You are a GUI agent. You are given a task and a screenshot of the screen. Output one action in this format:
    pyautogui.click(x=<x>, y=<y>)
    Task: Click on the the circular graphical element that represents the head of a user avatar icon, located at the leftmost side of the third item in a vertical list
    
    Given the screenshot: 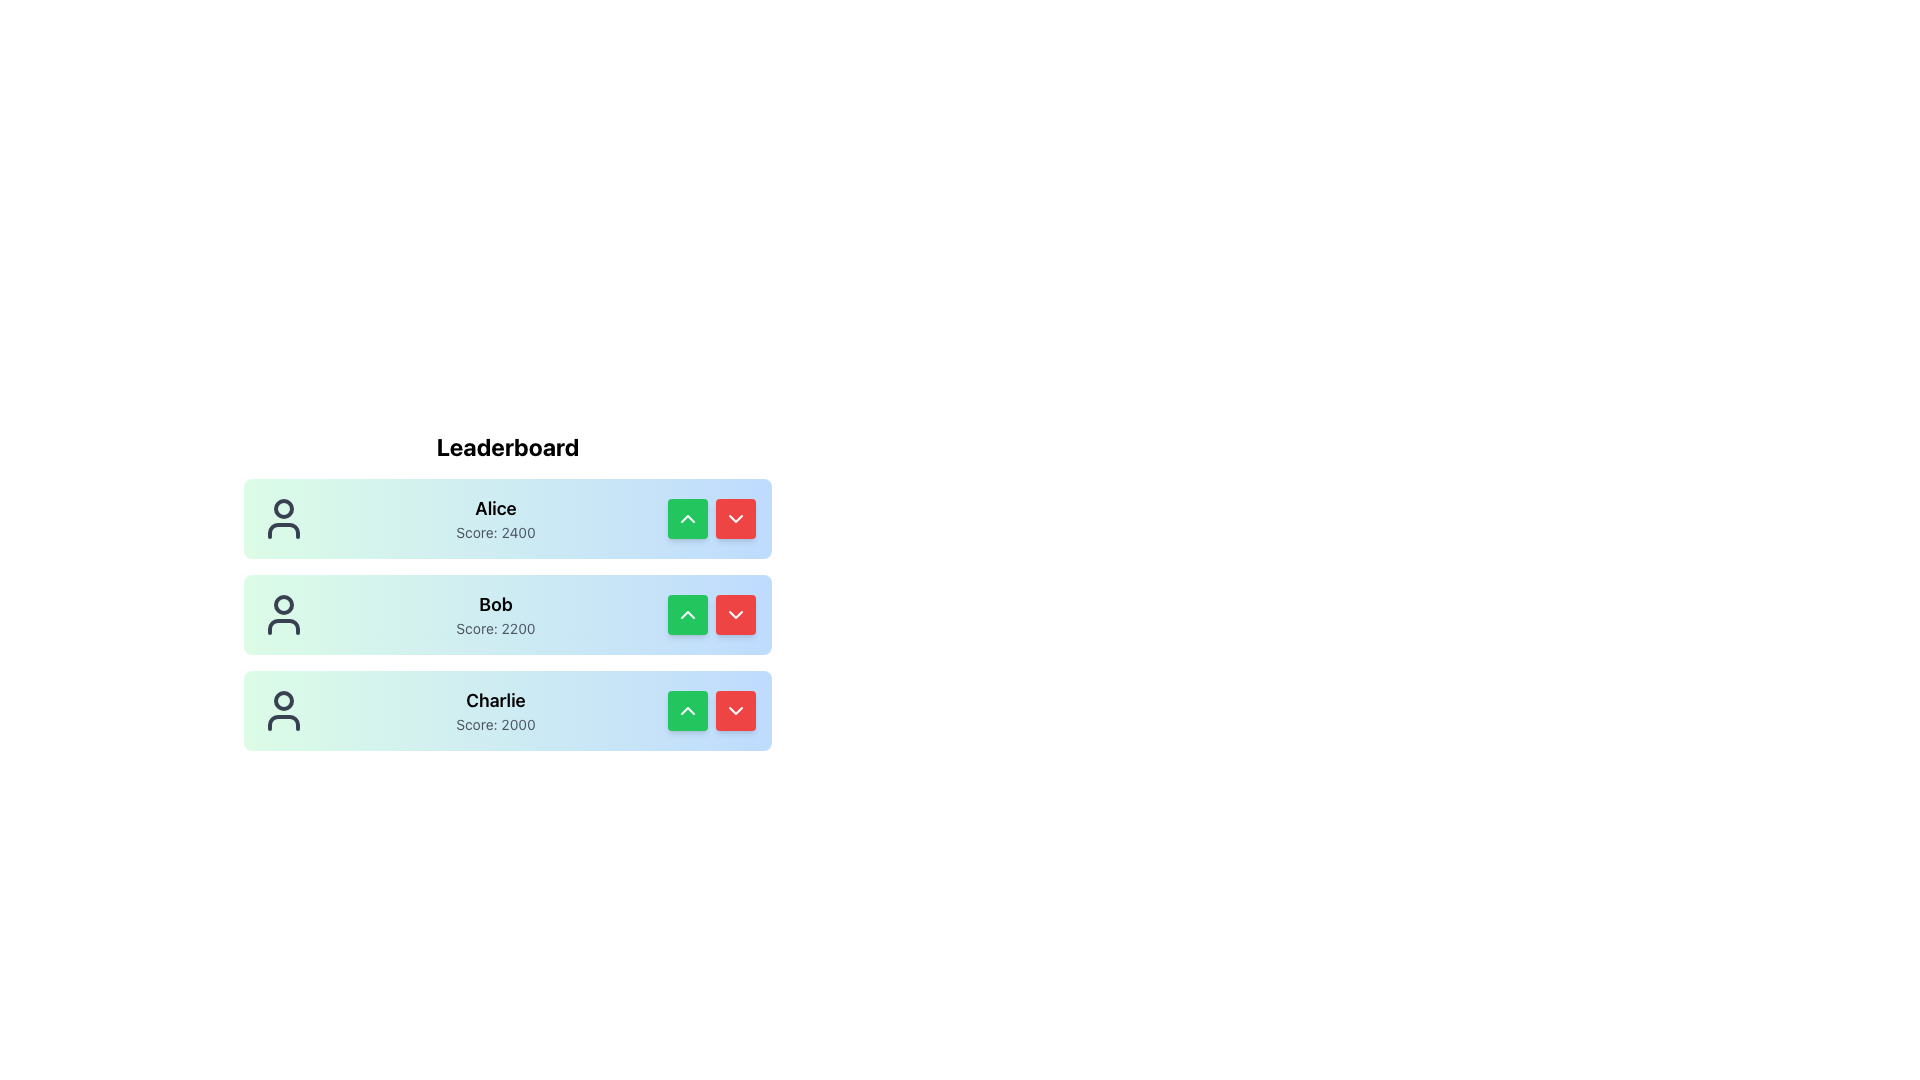 What is the action you would take?
    pyautogui.click(x=282, y=700)
    